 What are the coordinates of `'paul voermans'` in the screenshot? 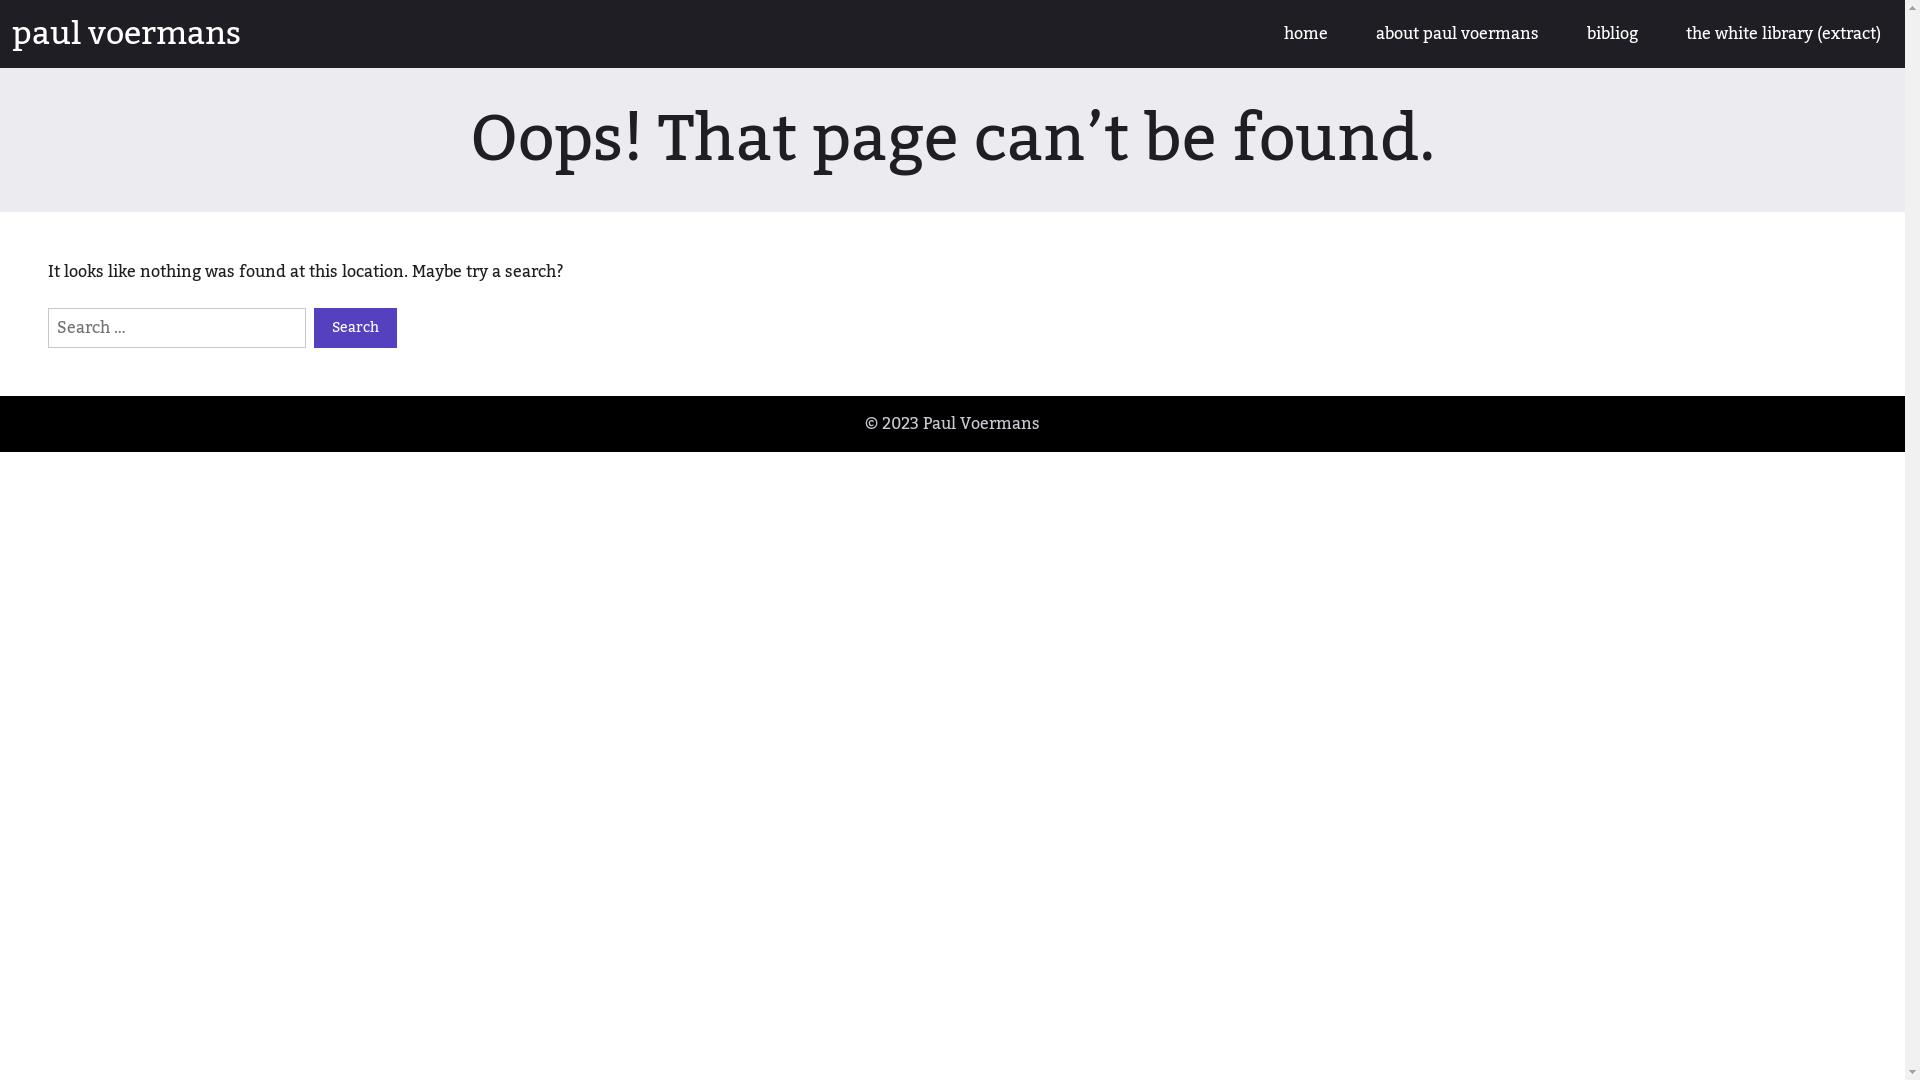 It's located at (125, 34).